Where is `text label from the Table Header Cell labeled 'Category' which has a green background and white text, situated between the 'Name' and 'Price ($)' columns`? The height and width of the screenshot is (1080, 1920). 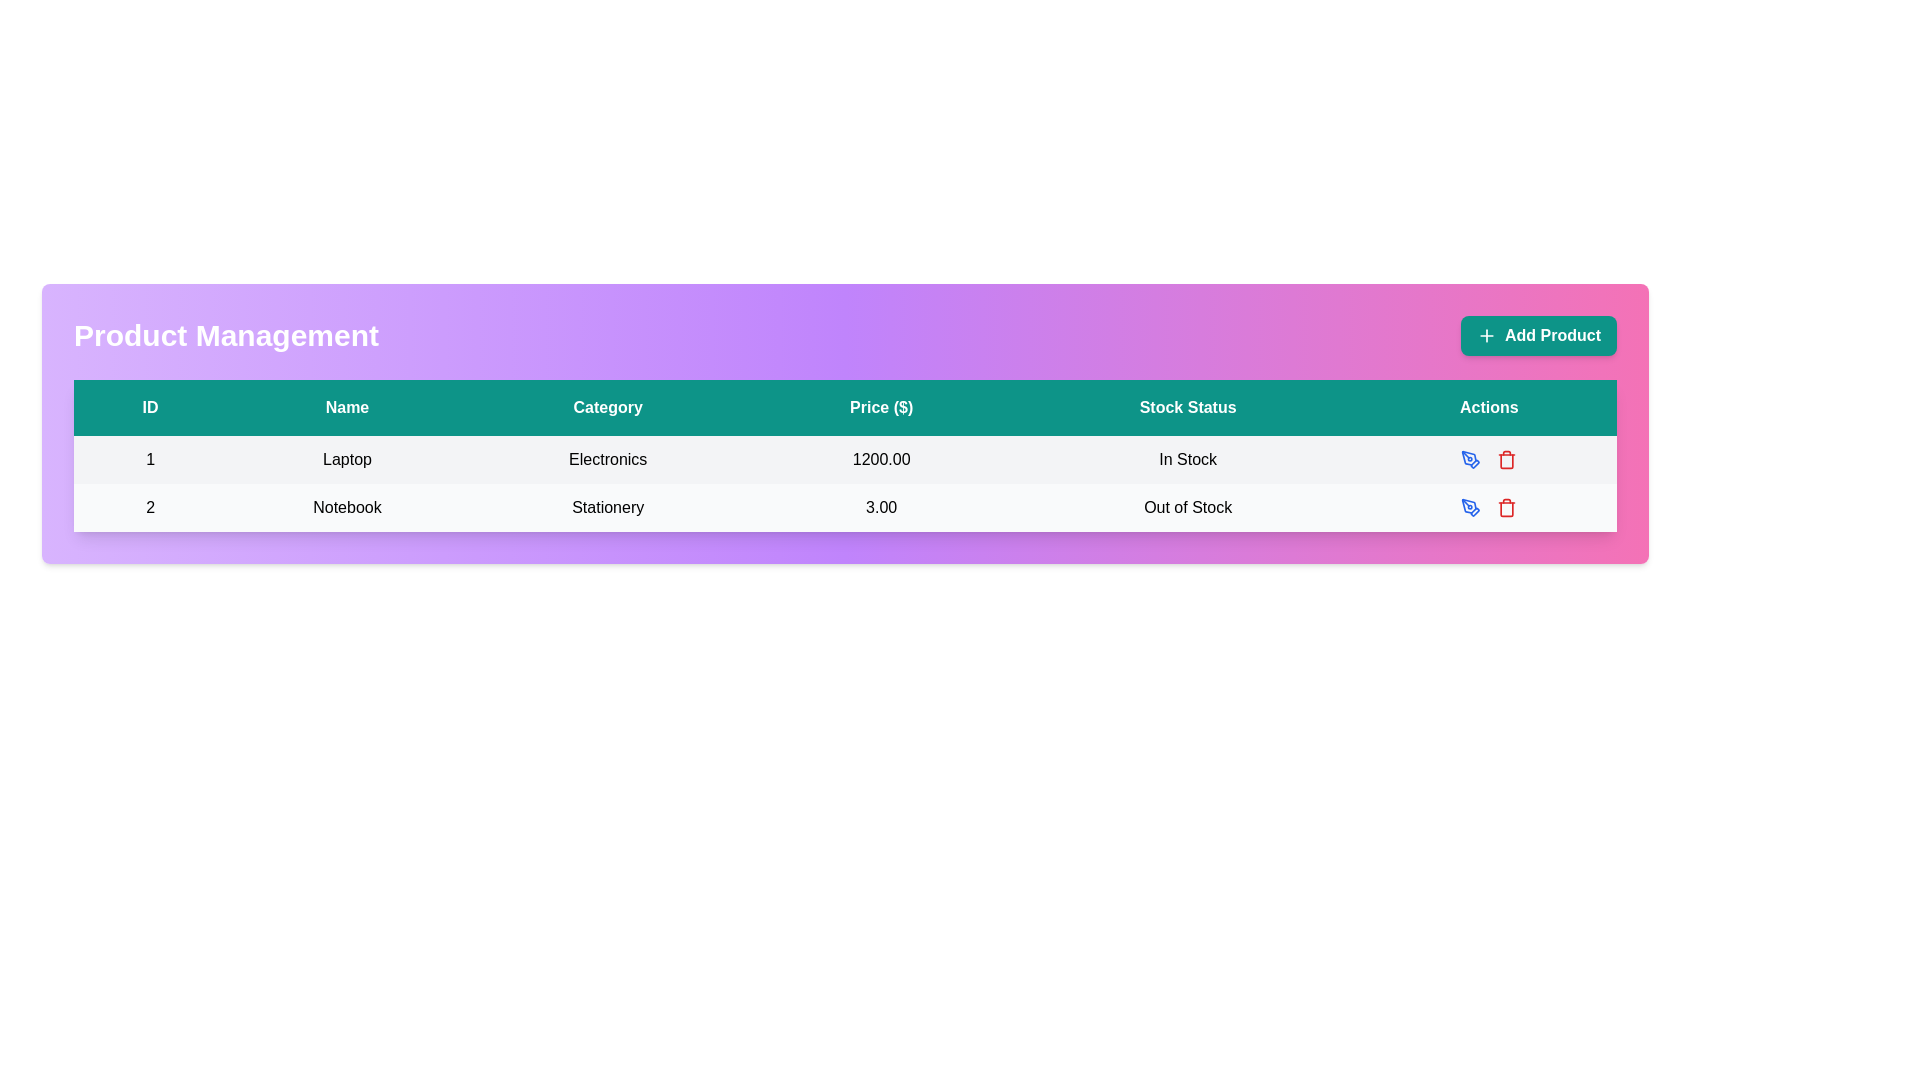 text label from the Table Header Cell labeled 'Category' which has a green background and white text, situated between the 'Name' and 'Price ($)' columns is located at coordinates (607, 407).